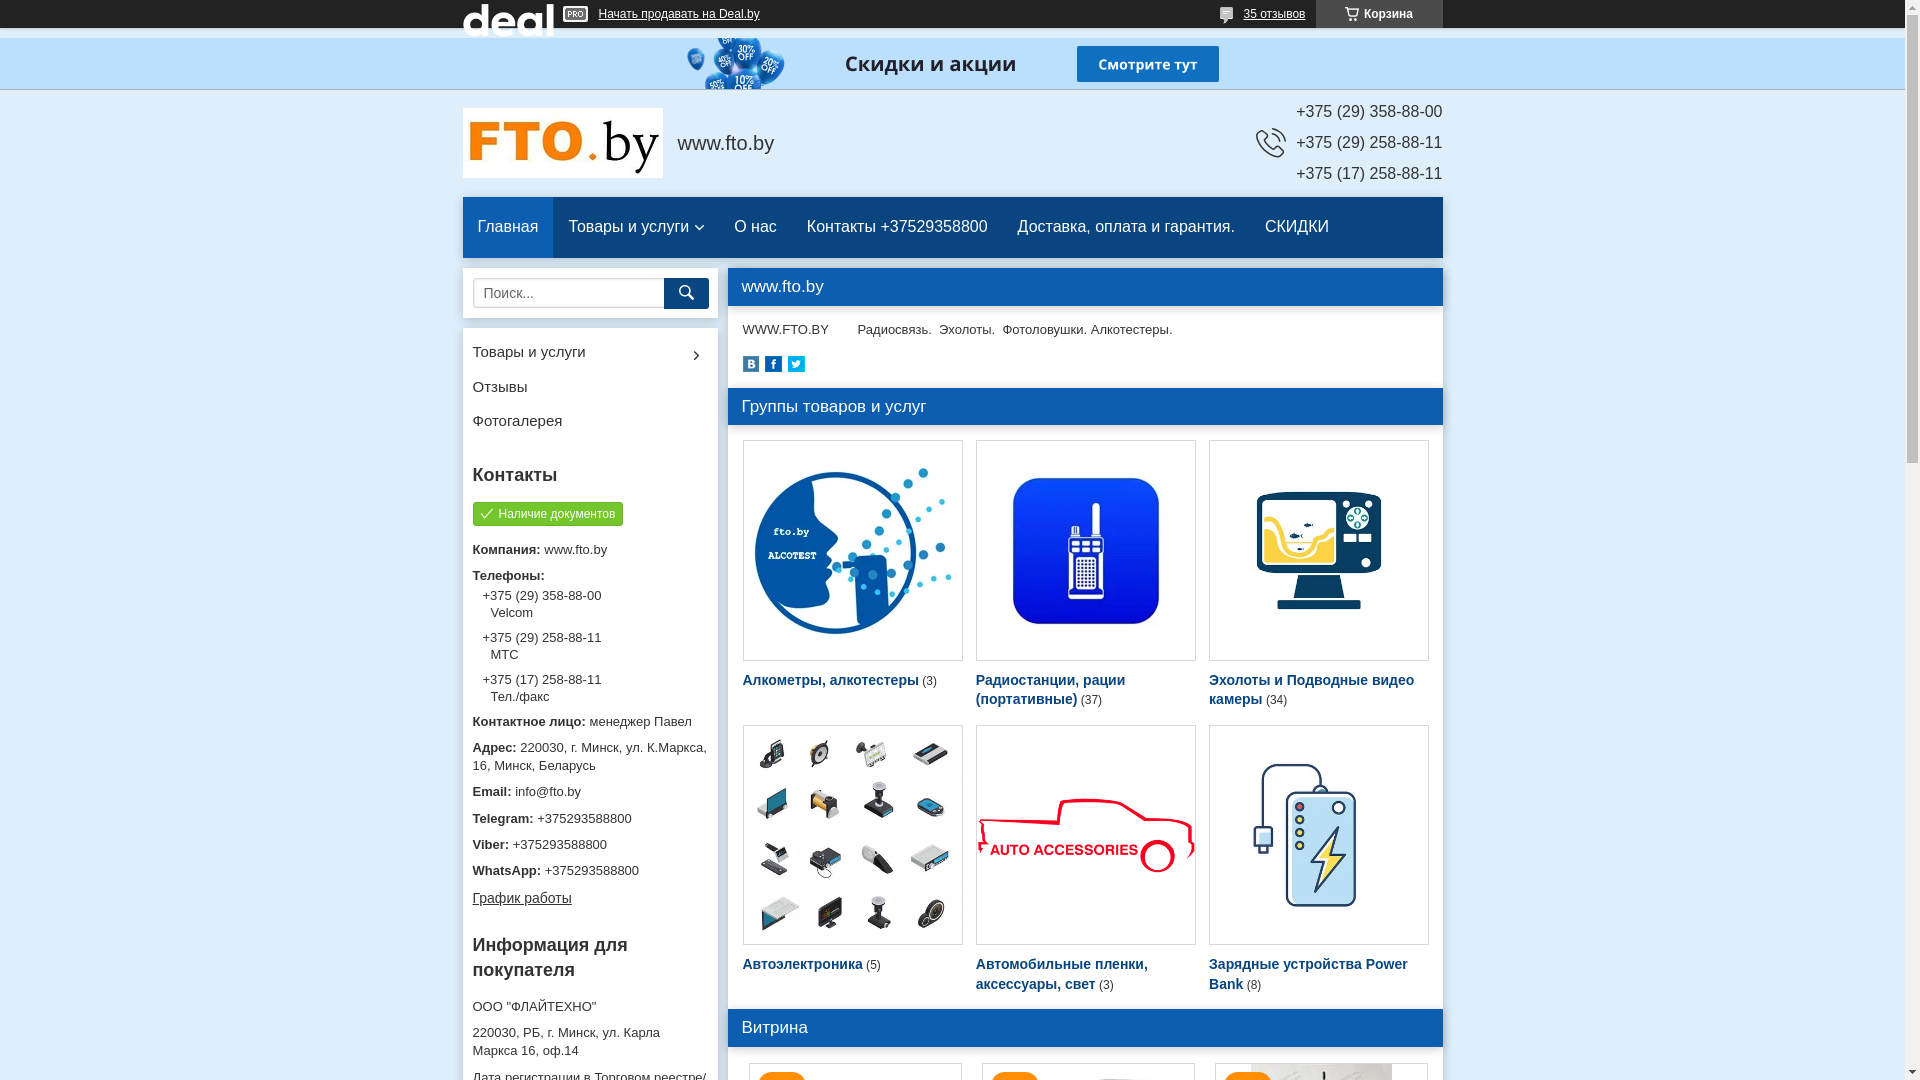 The width and height of the screenshot is (1920, 1080). I want to click on 'facebook', so click(762, 367).